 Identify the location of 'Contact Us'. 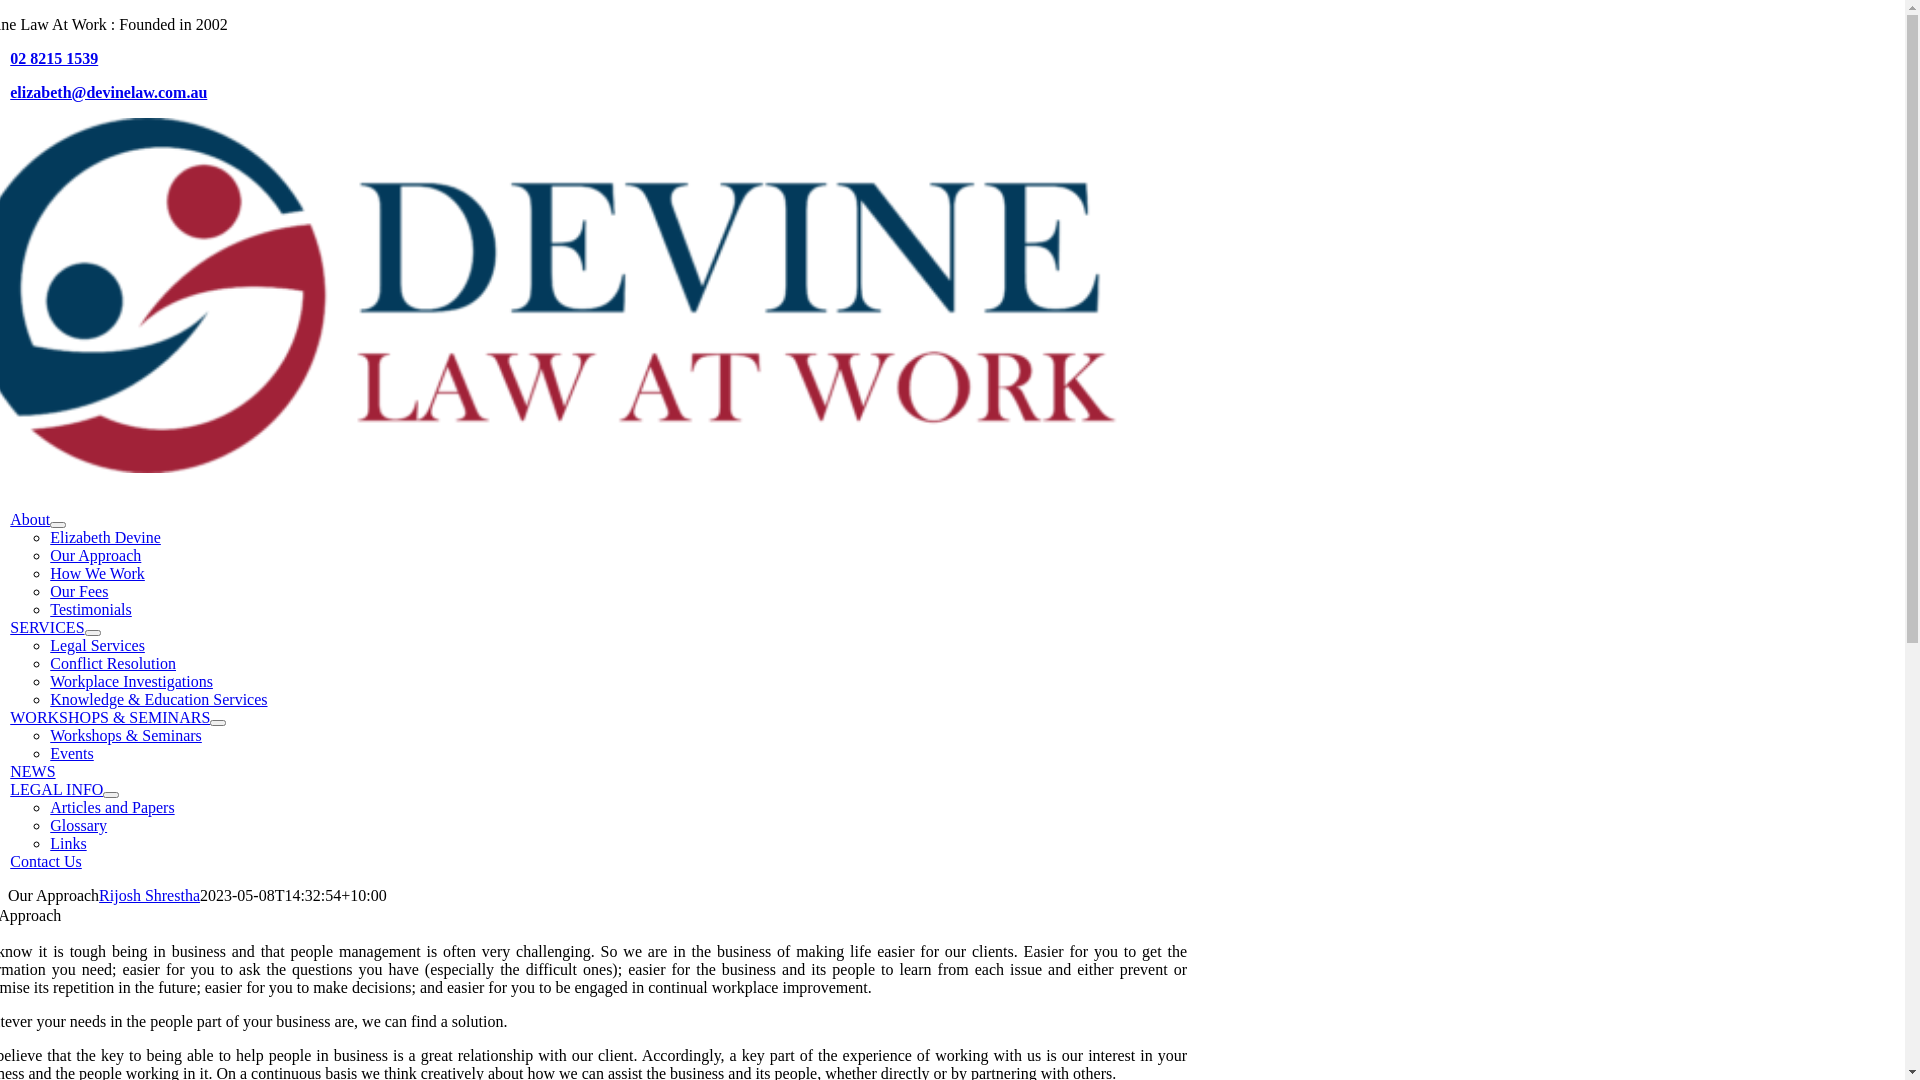
(9, 860).